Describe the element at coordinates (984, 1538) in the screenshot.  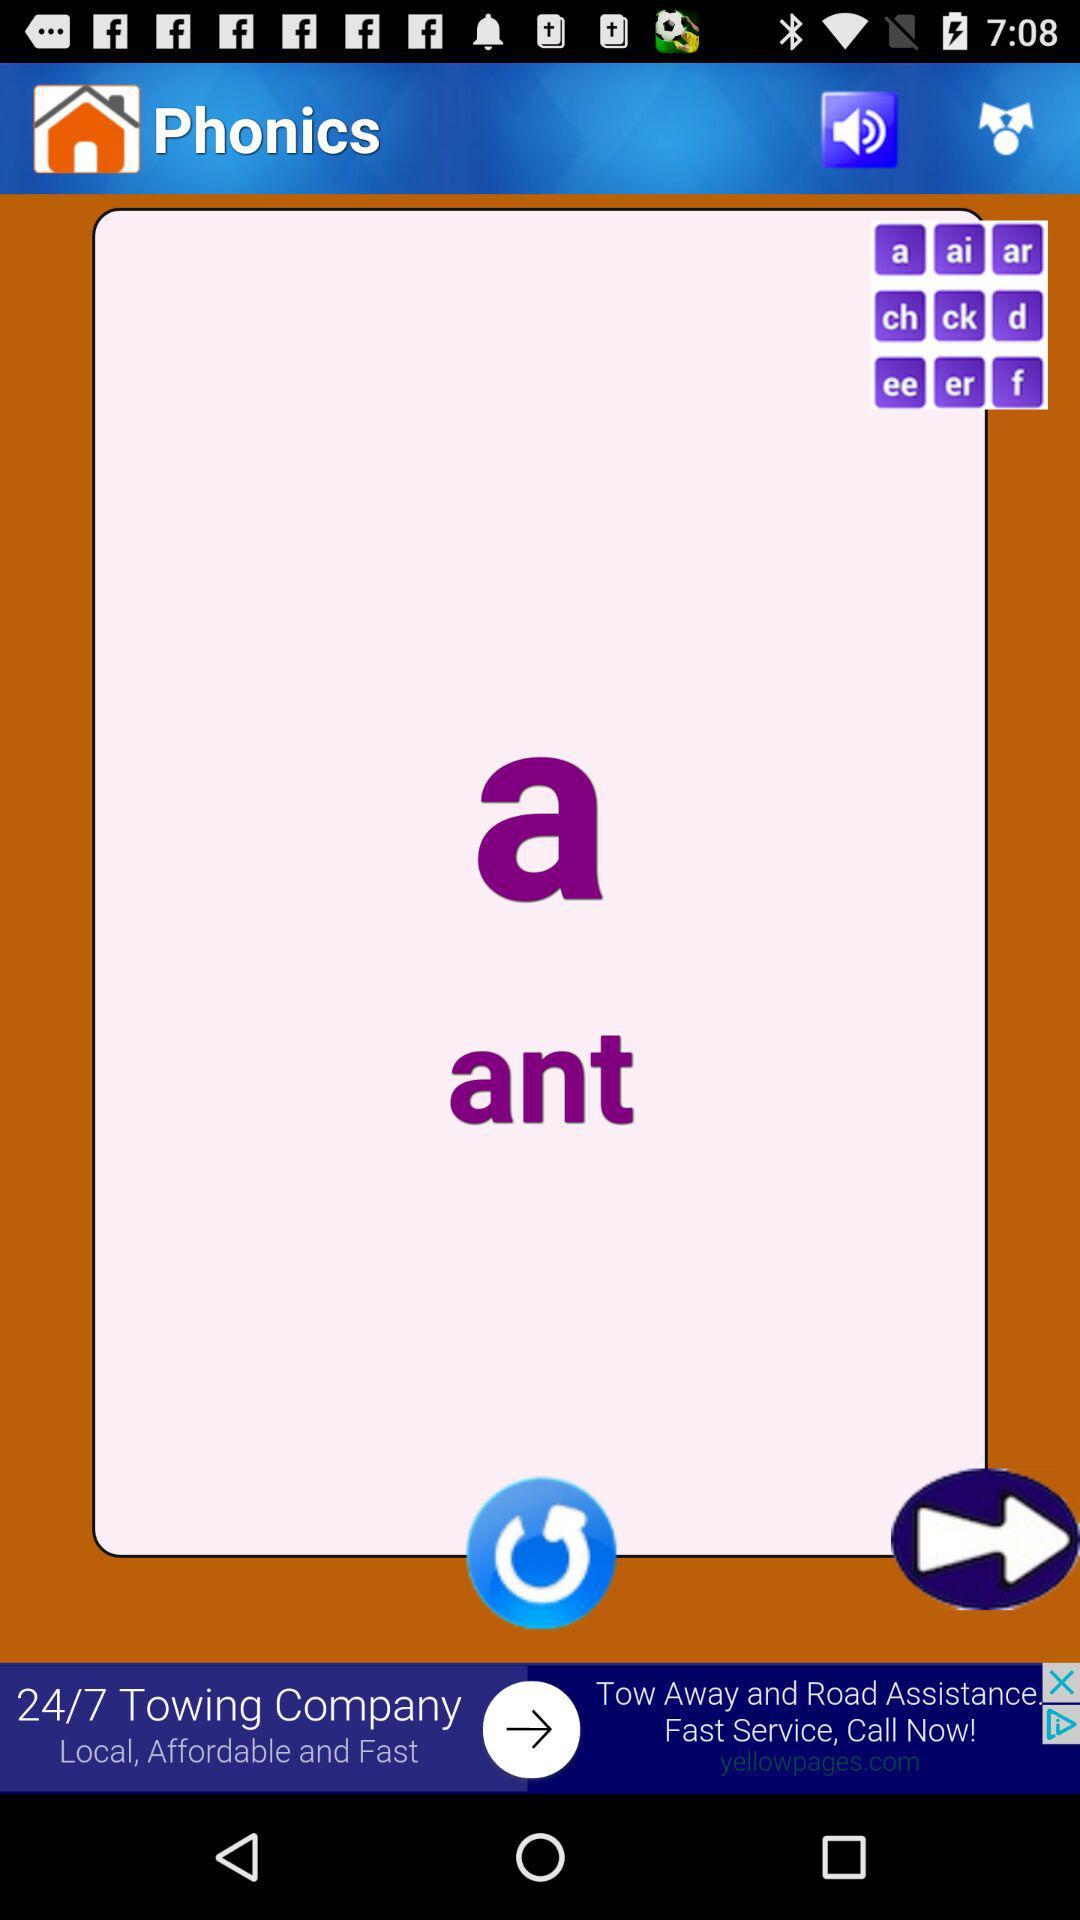
I see `next page` at that location.